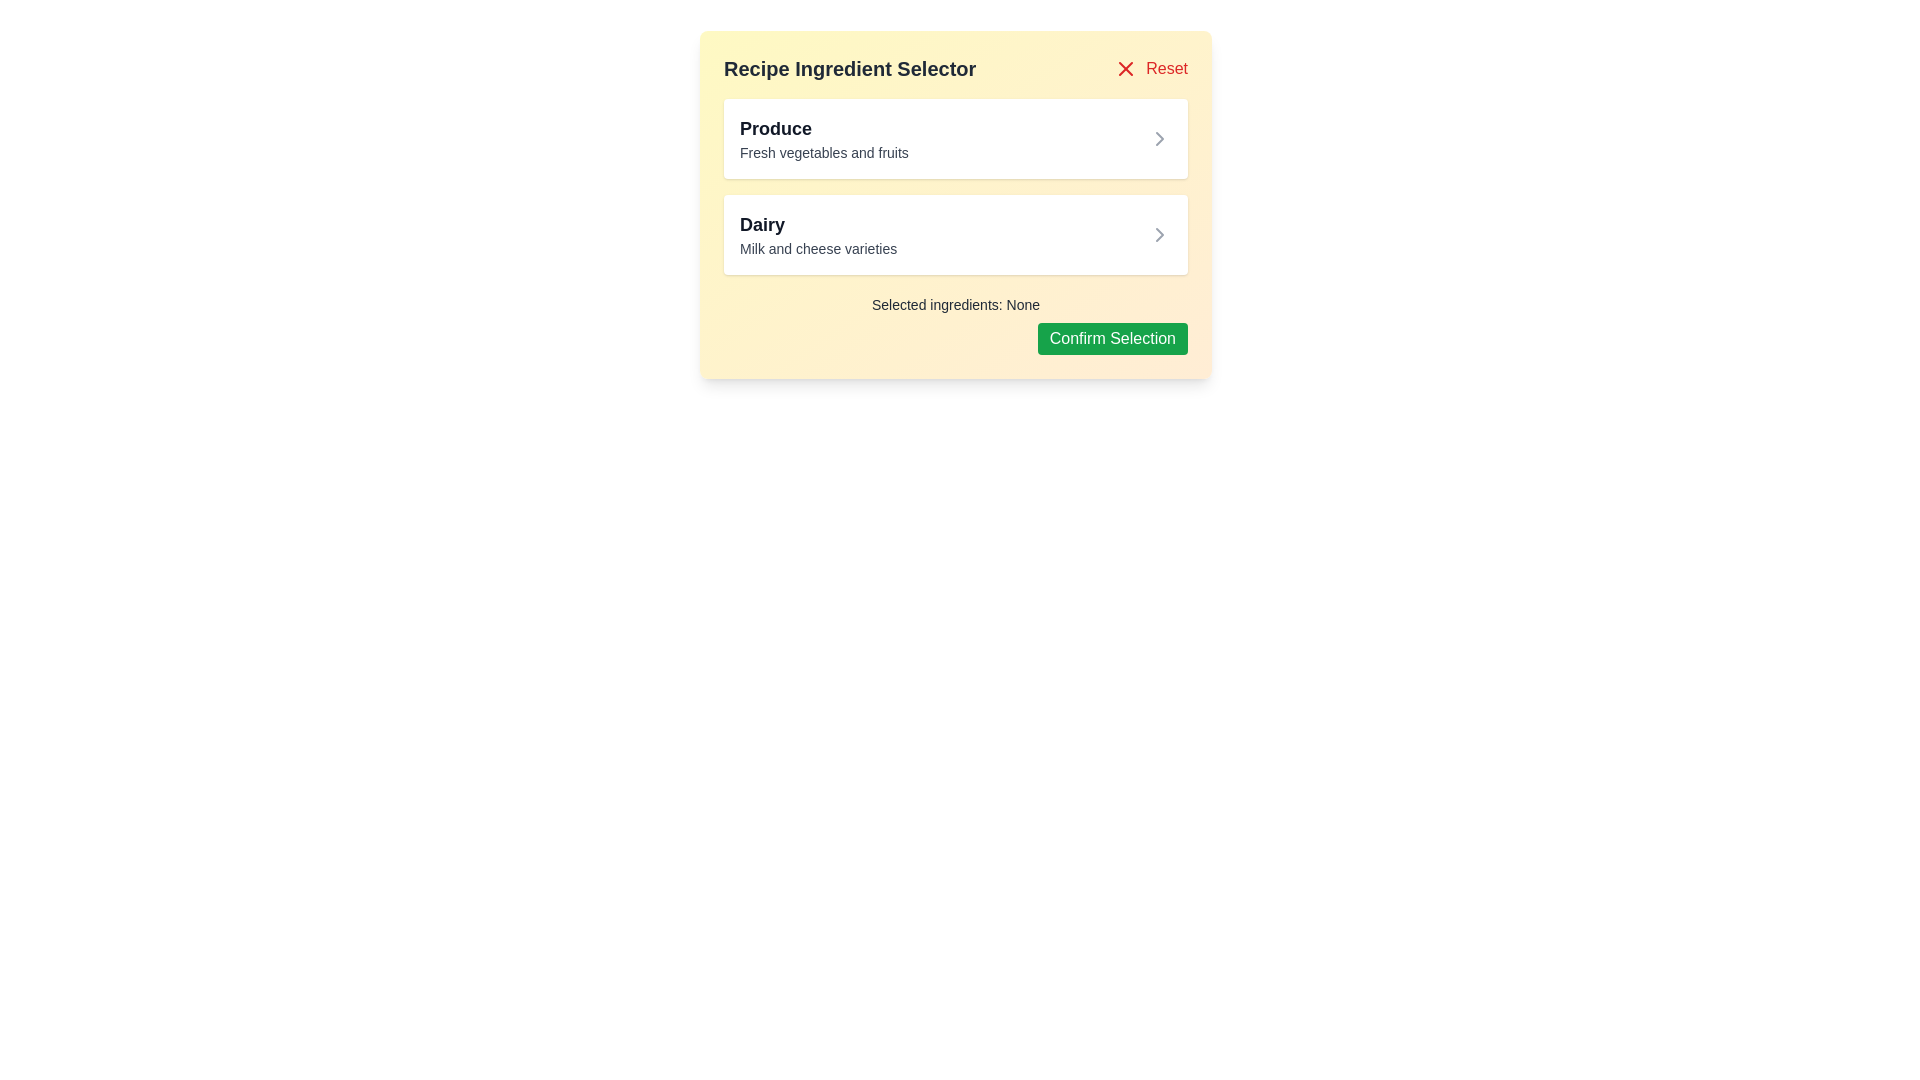  I want to click on the small rightward arrow icon with a gray outline located near the 'Dairy' section in the selection menu to potentially view tooltips, so click(1160, 234).